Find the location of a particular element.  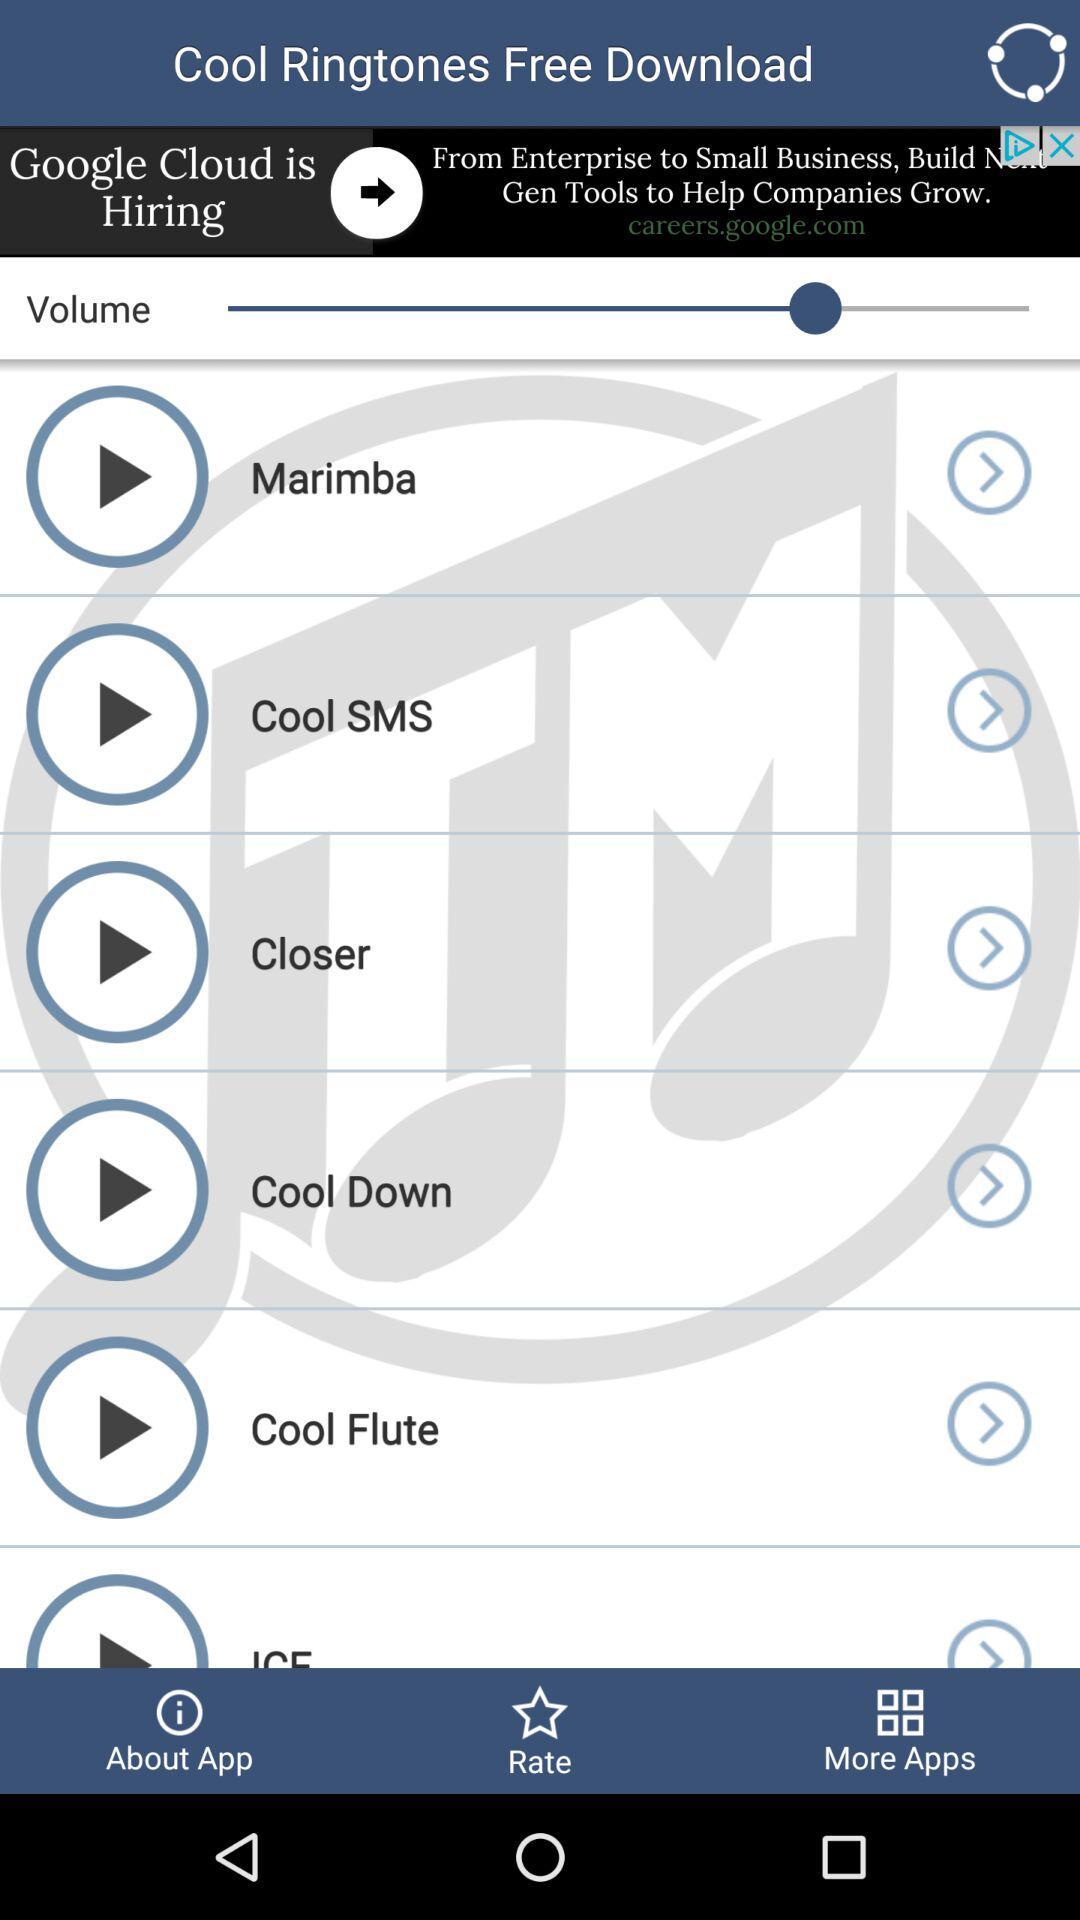

make random selection is located at coordinates (1027, 62).